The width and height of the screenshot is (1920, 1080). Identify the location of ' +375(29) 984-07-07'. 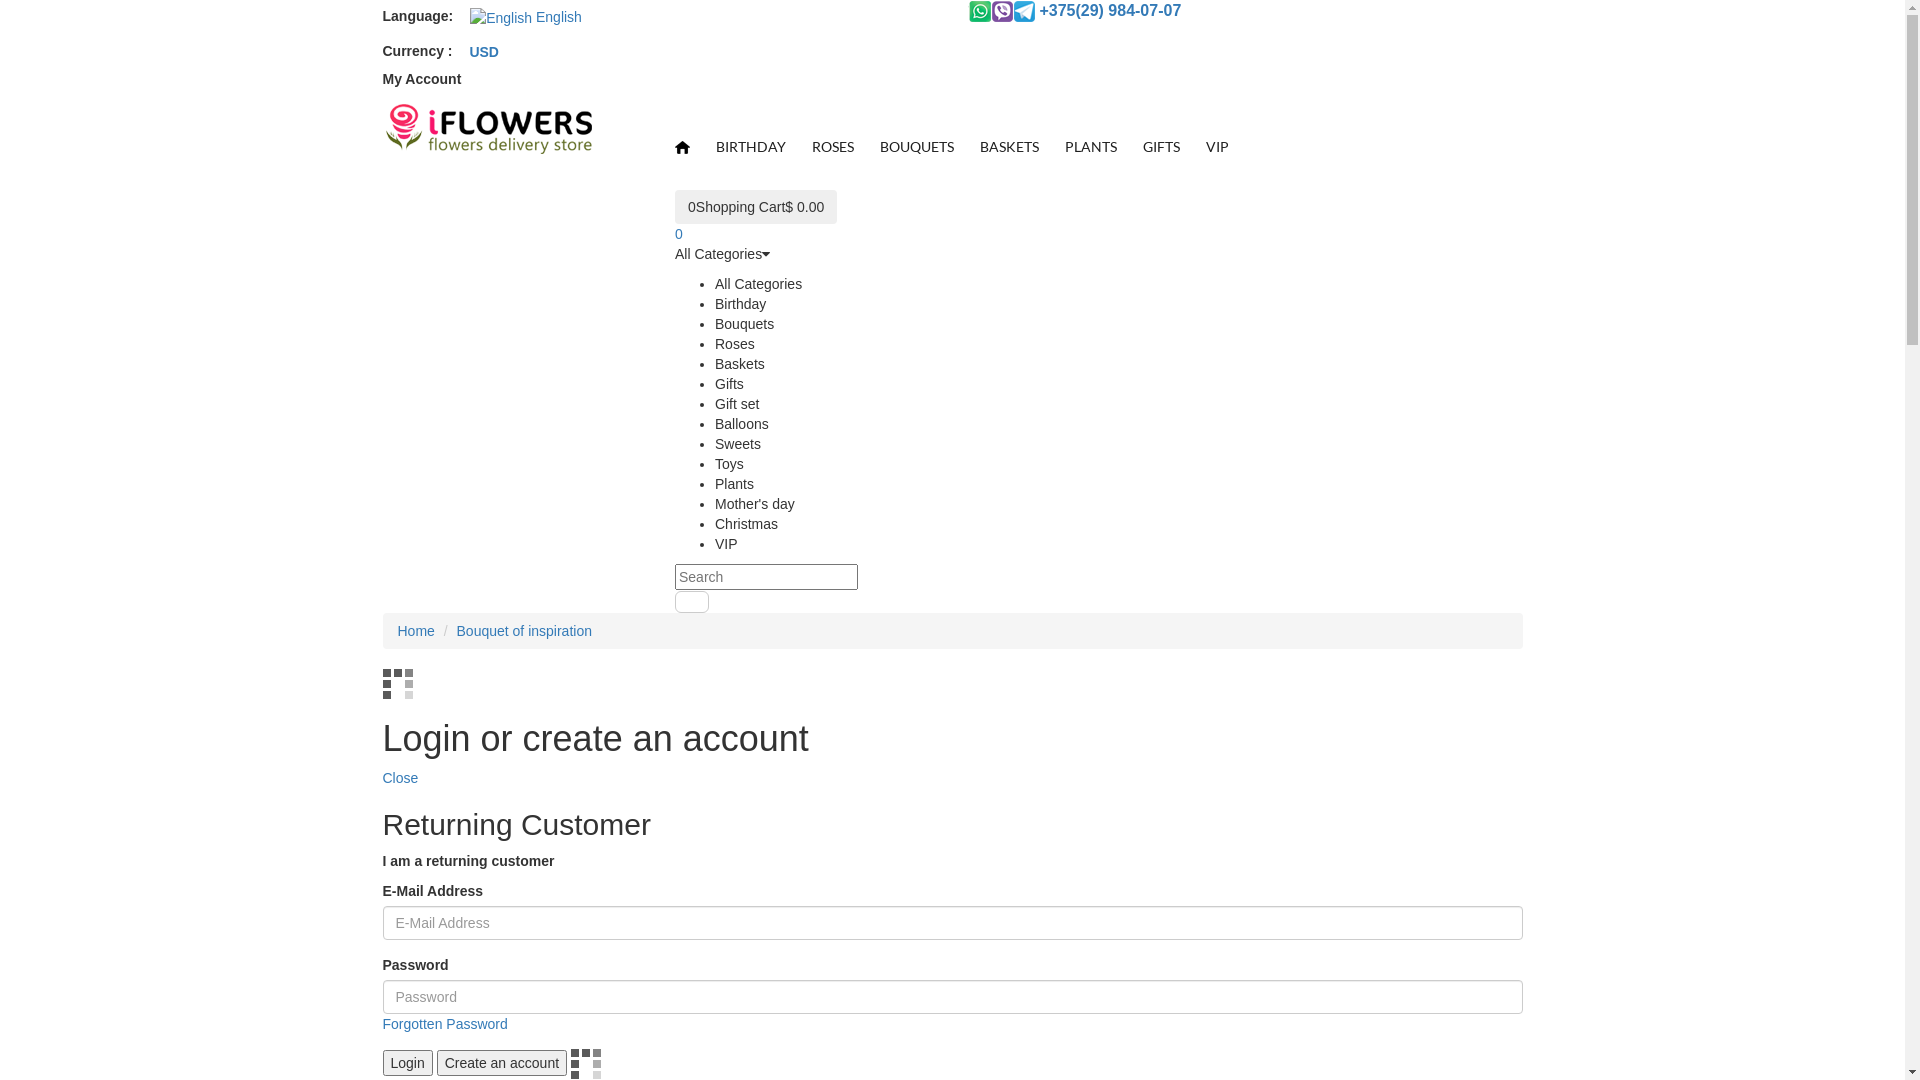
(1074, 11).